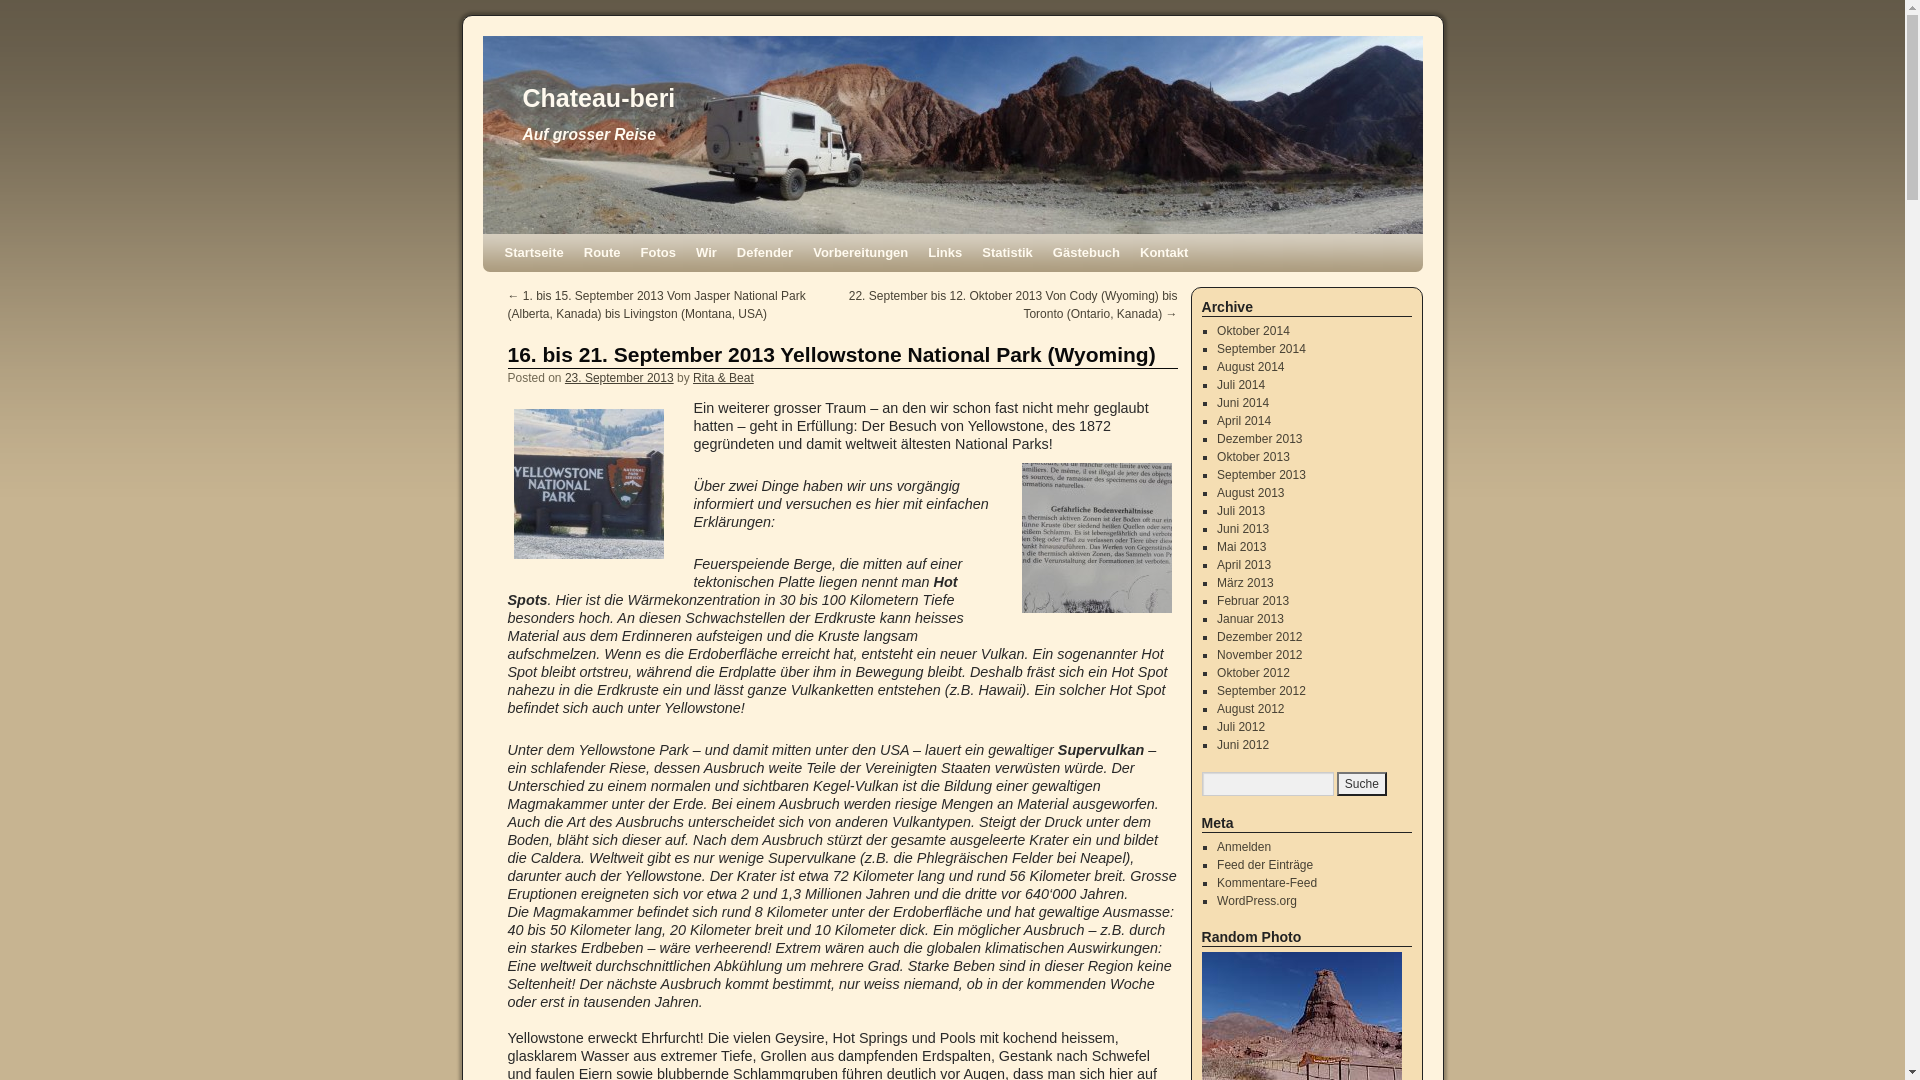  What do you see at coordinates (706, 252) in the screenshot?
I see `'Wir'` at bounding box center [706, 252].